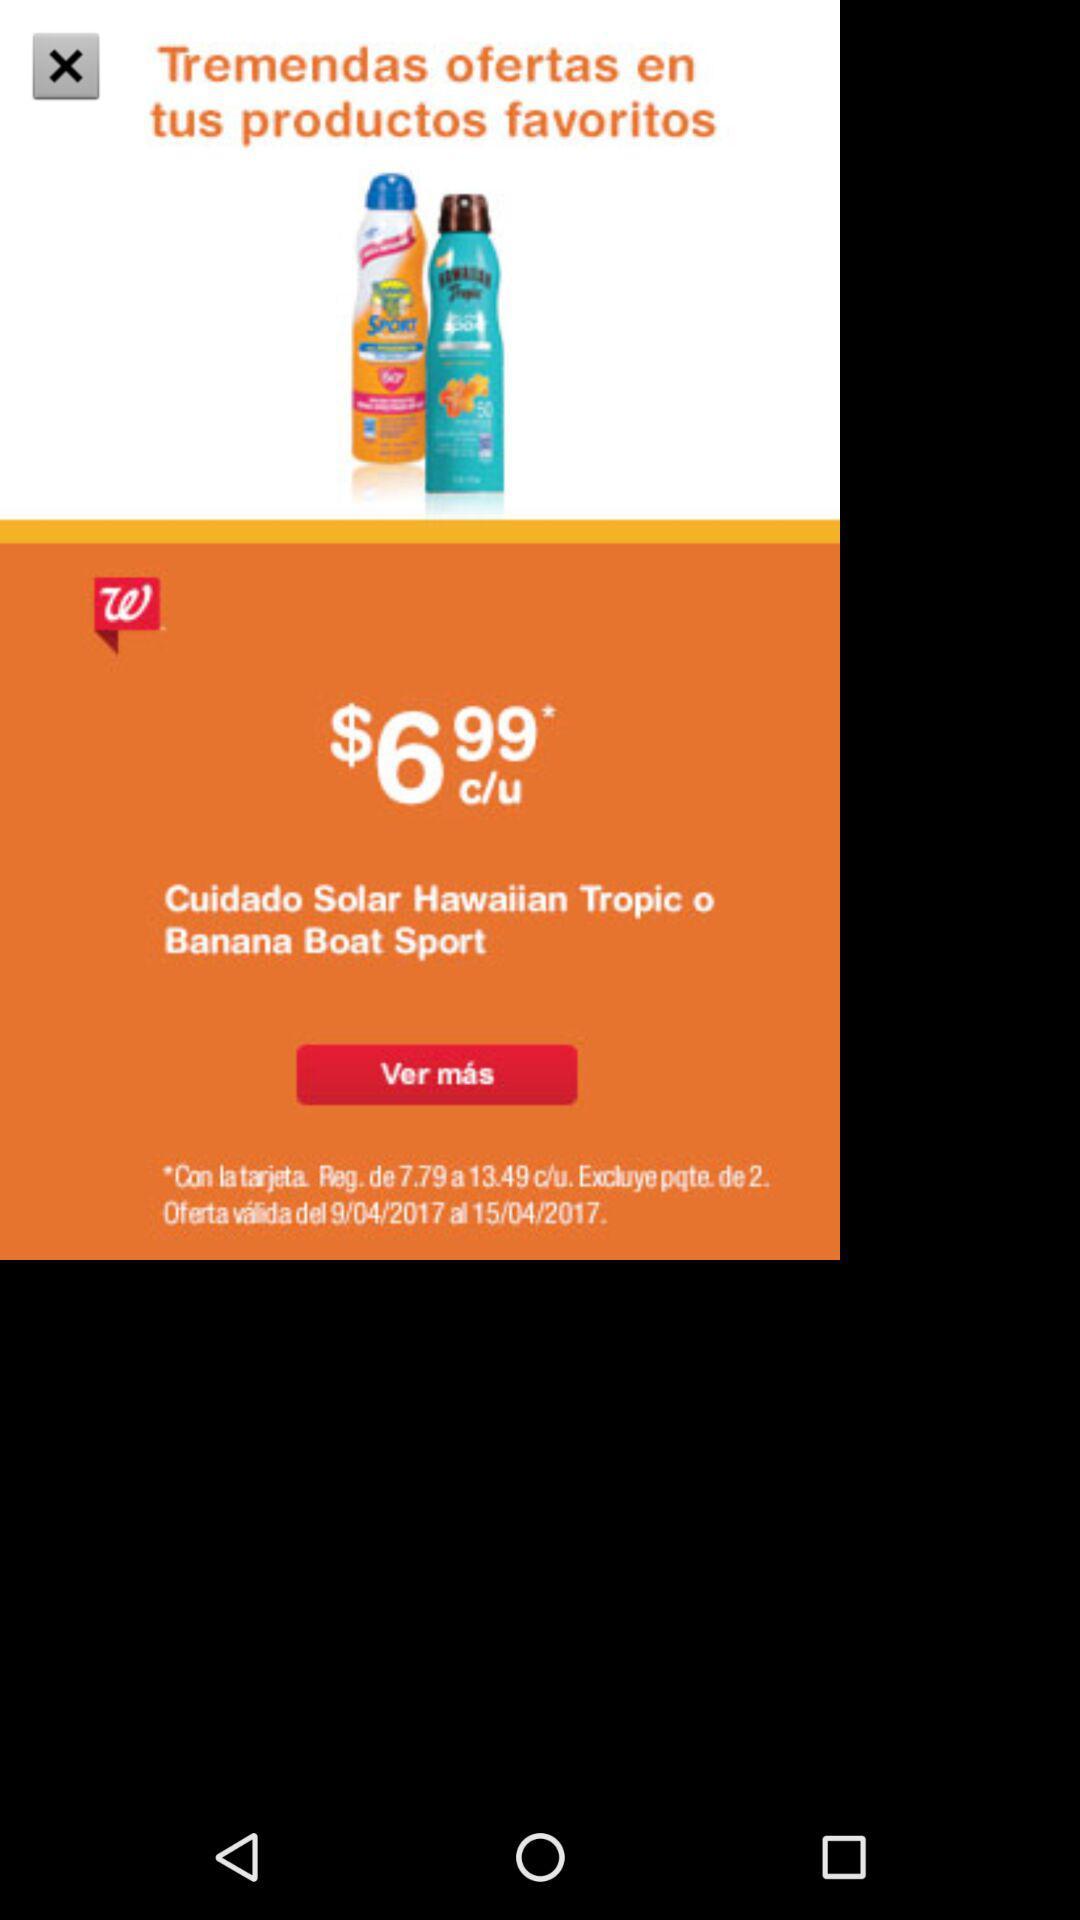 The height and width of the screenshot is (1920, 1080). Describe the element at coordinates (91, 97) in the screenshot. I see `the close icon` at that location.